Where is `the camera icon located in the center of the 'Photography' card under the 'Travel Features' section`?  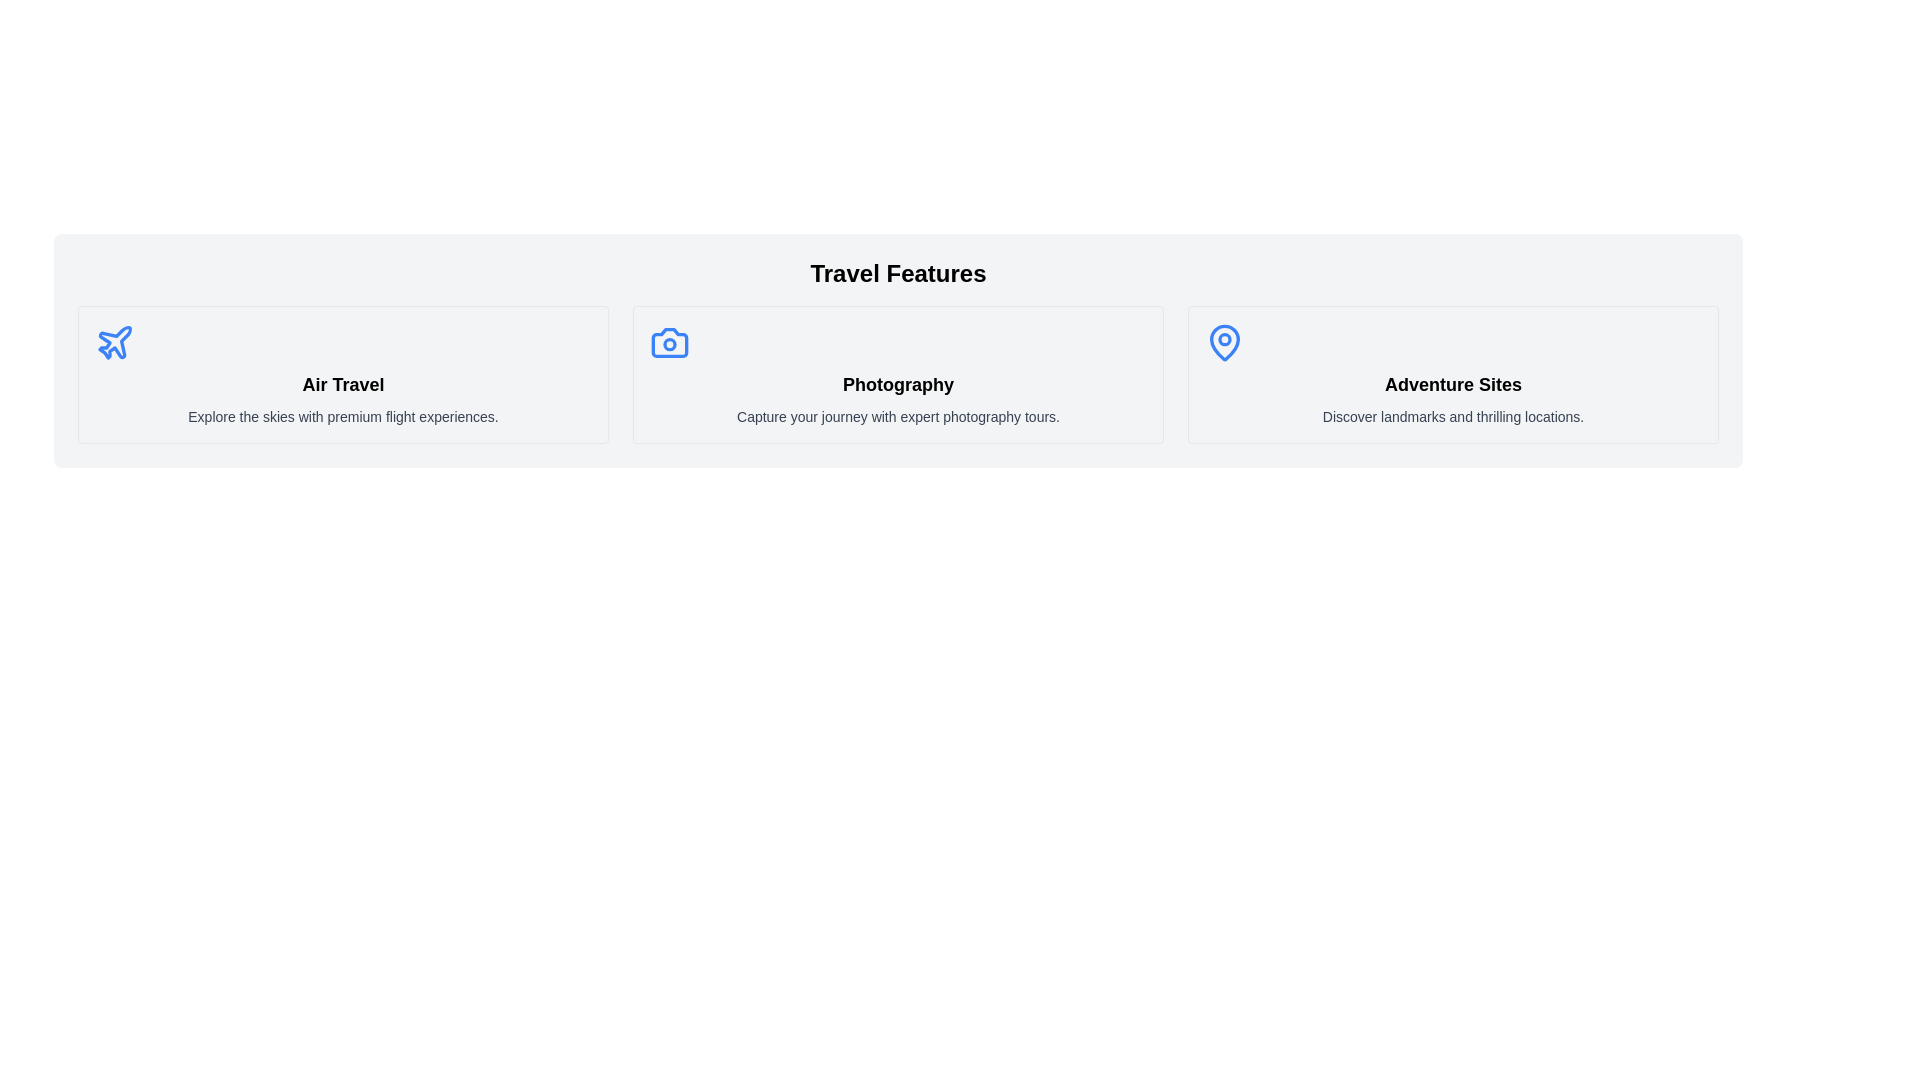
the camera icon located in the center of the 'Photography' card under the 'Travel Features' section is located at coordinates (670, 342).